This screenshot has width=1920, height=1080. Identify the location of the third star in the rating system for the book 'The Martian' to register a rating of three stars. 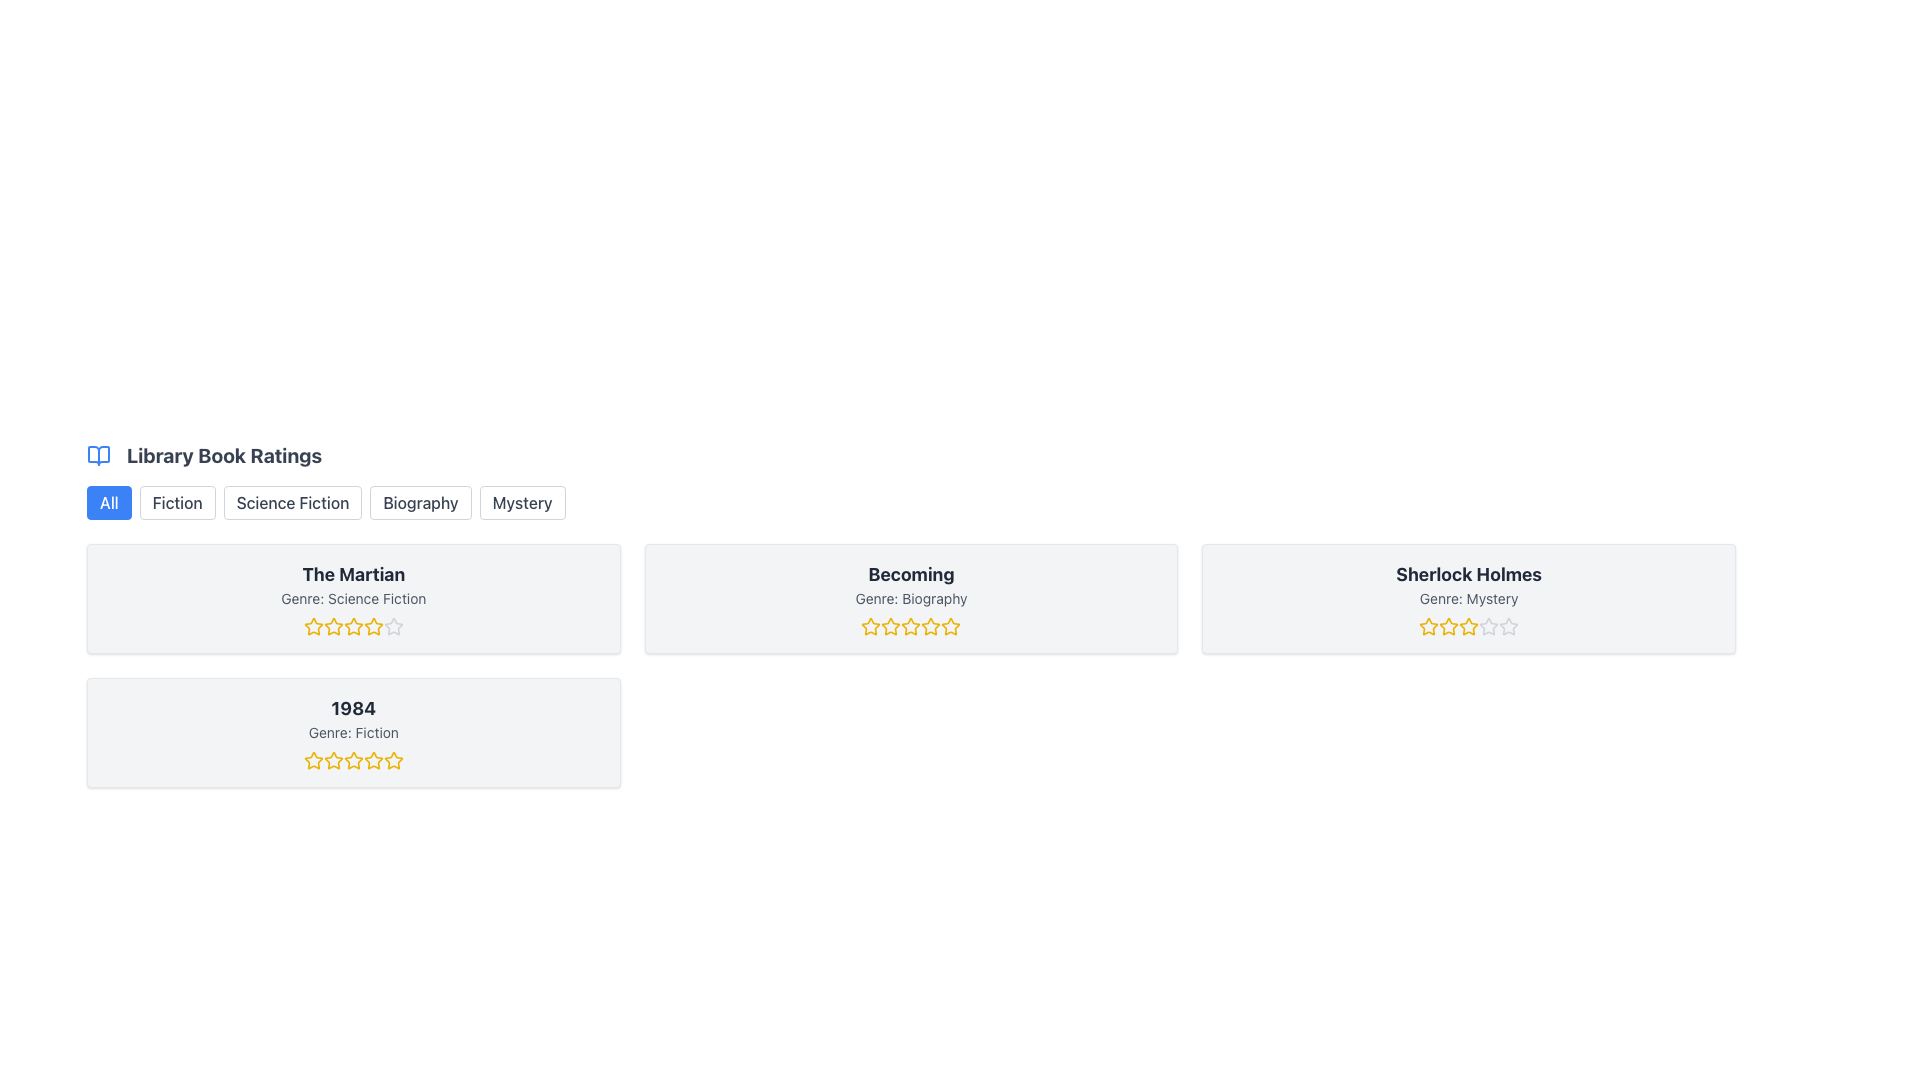
(393, 625).